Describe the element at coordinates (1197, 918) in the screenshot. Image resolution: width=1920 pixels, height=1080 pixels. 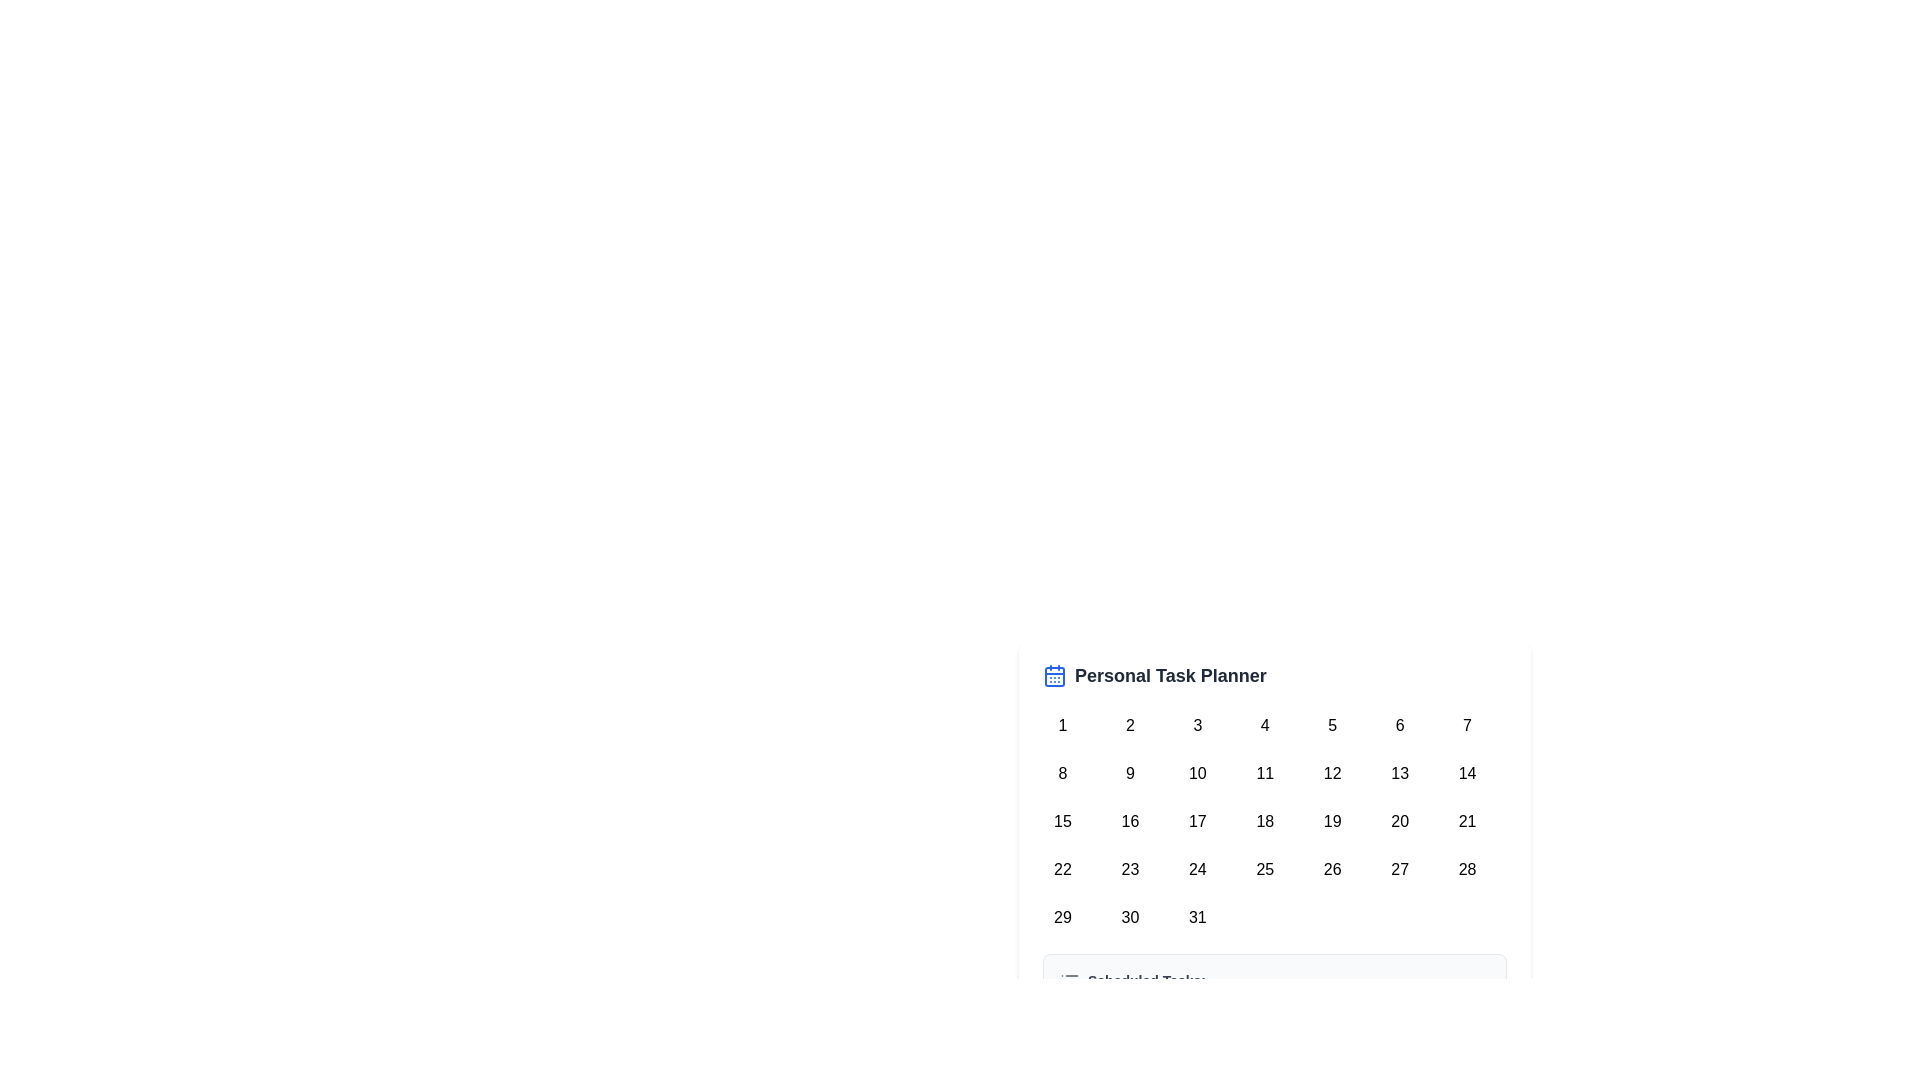
I see `the rounded square button labeled '31' in the bottom-right corner of the calendar grid` at that location.